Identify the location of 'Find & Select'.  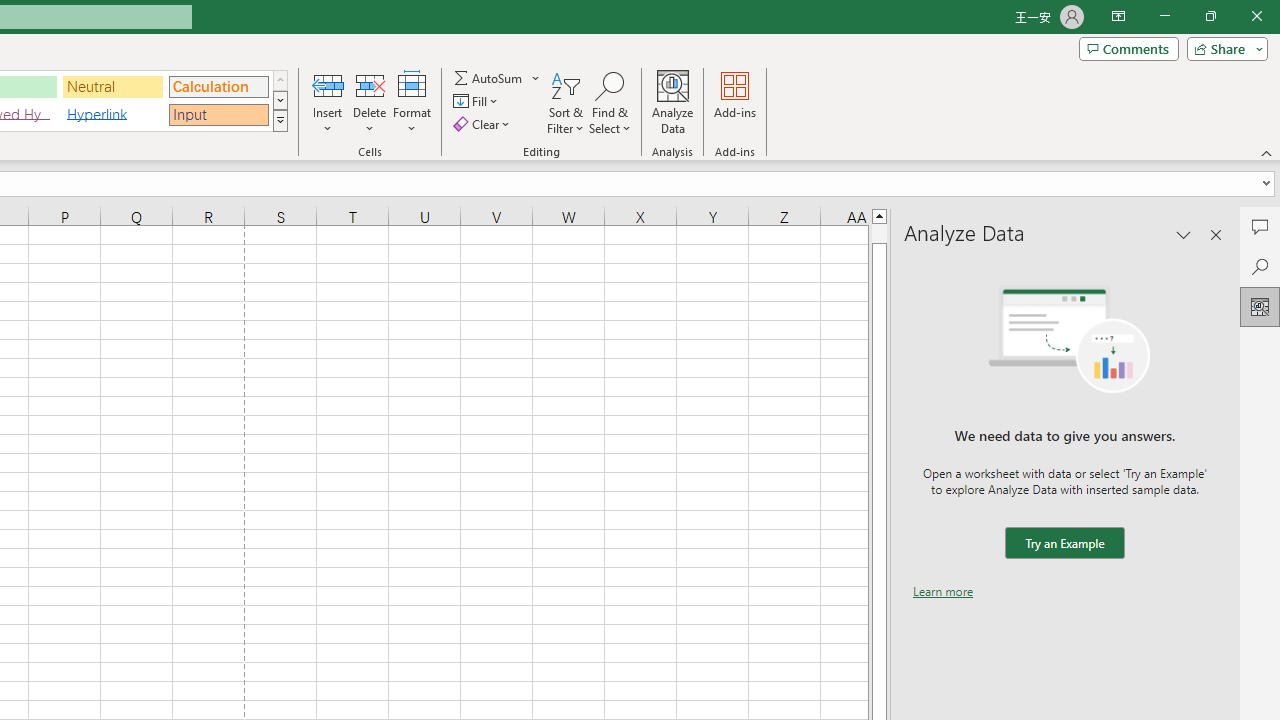
(609, 103).